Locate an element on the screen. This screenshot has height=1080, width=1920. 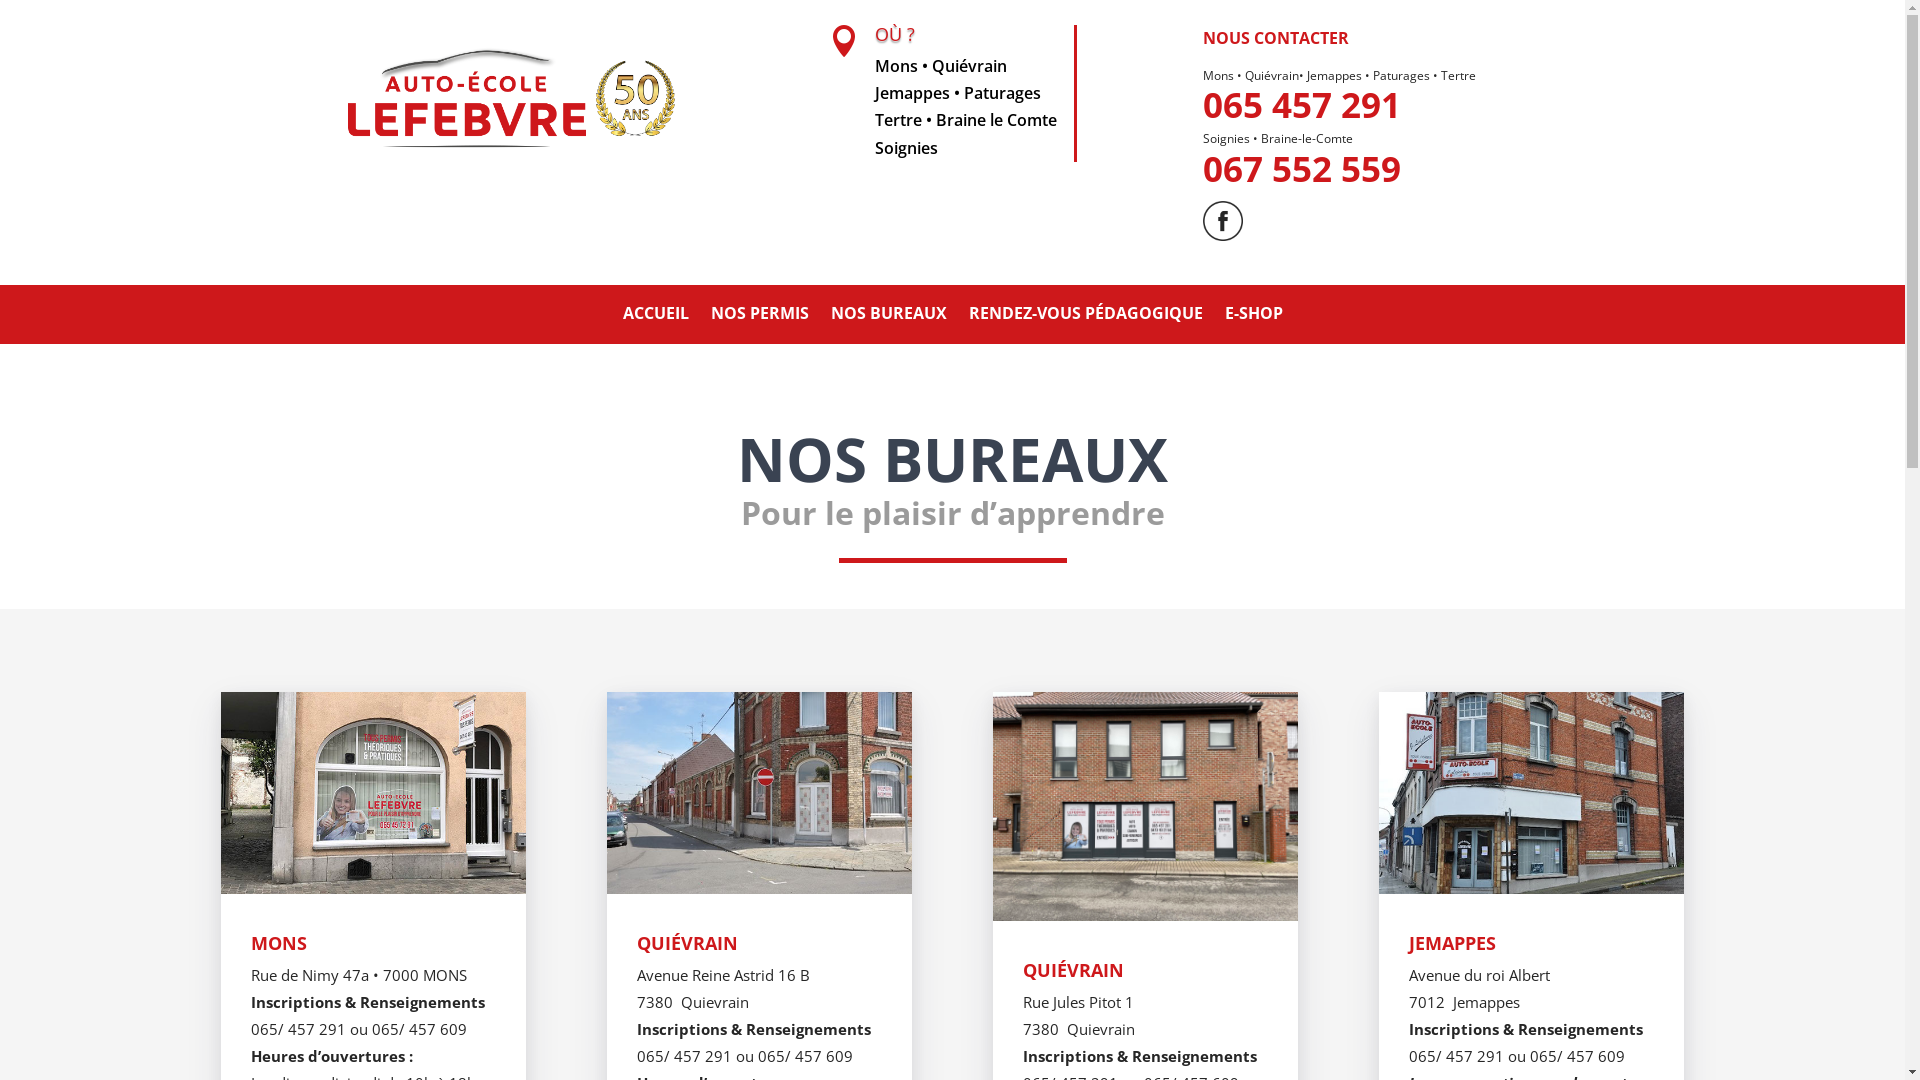
'AEL logo' is located at coordinates (507, 98).